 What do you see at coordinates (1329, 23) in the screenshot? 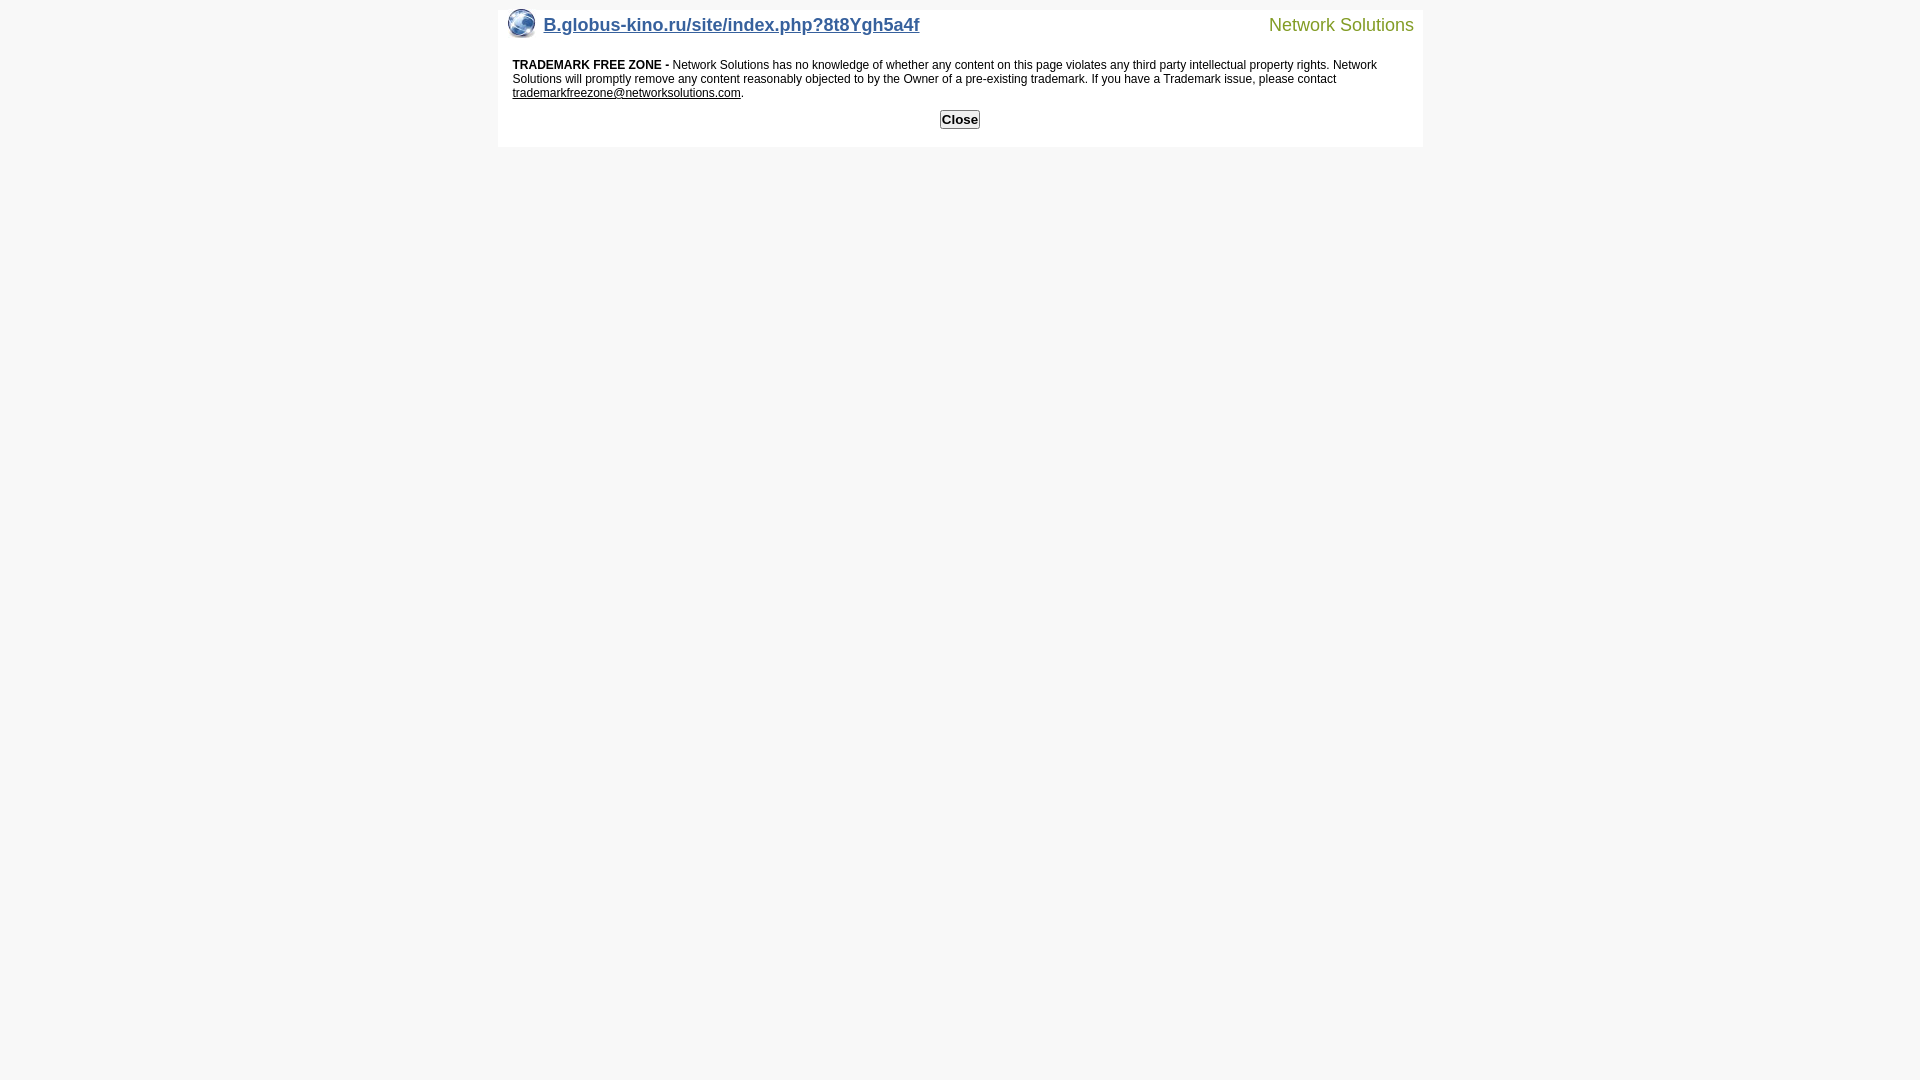
I see `'Network Solutions'` at bounding box center [1329, 23].